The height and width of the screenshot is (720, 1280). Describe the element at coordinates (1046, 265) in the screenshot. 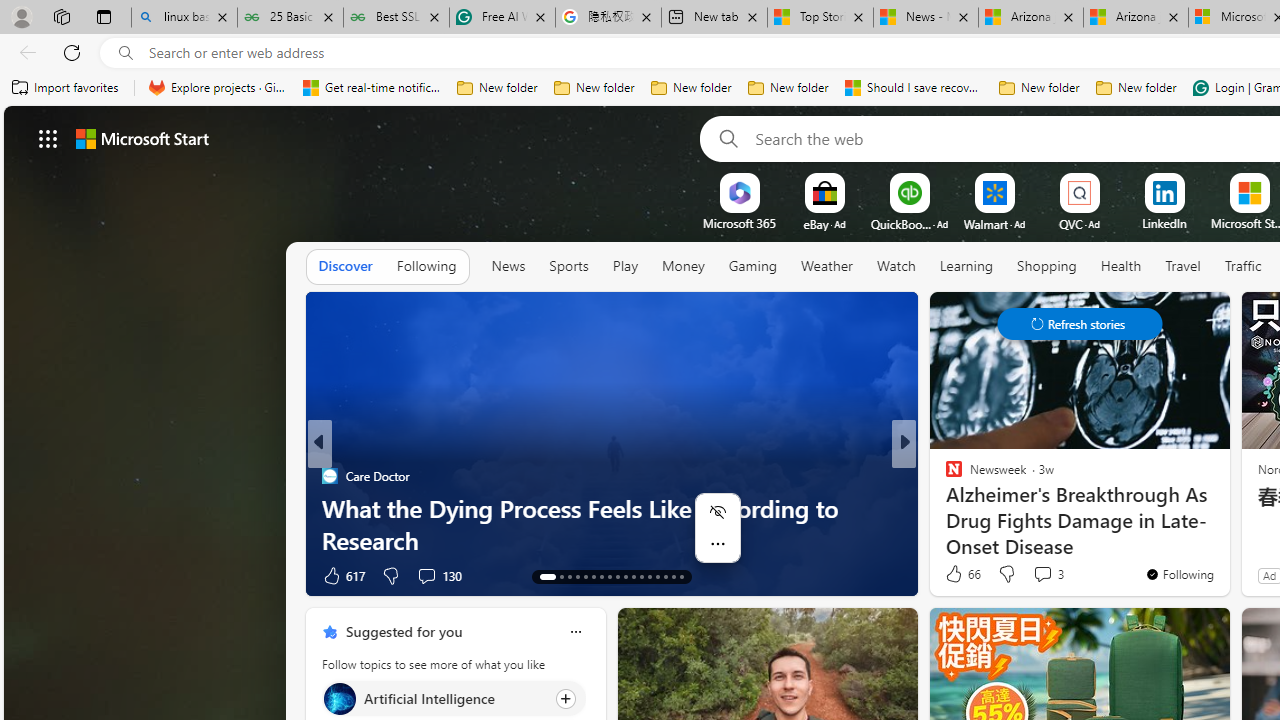

I see `'Shopping'` at that location.